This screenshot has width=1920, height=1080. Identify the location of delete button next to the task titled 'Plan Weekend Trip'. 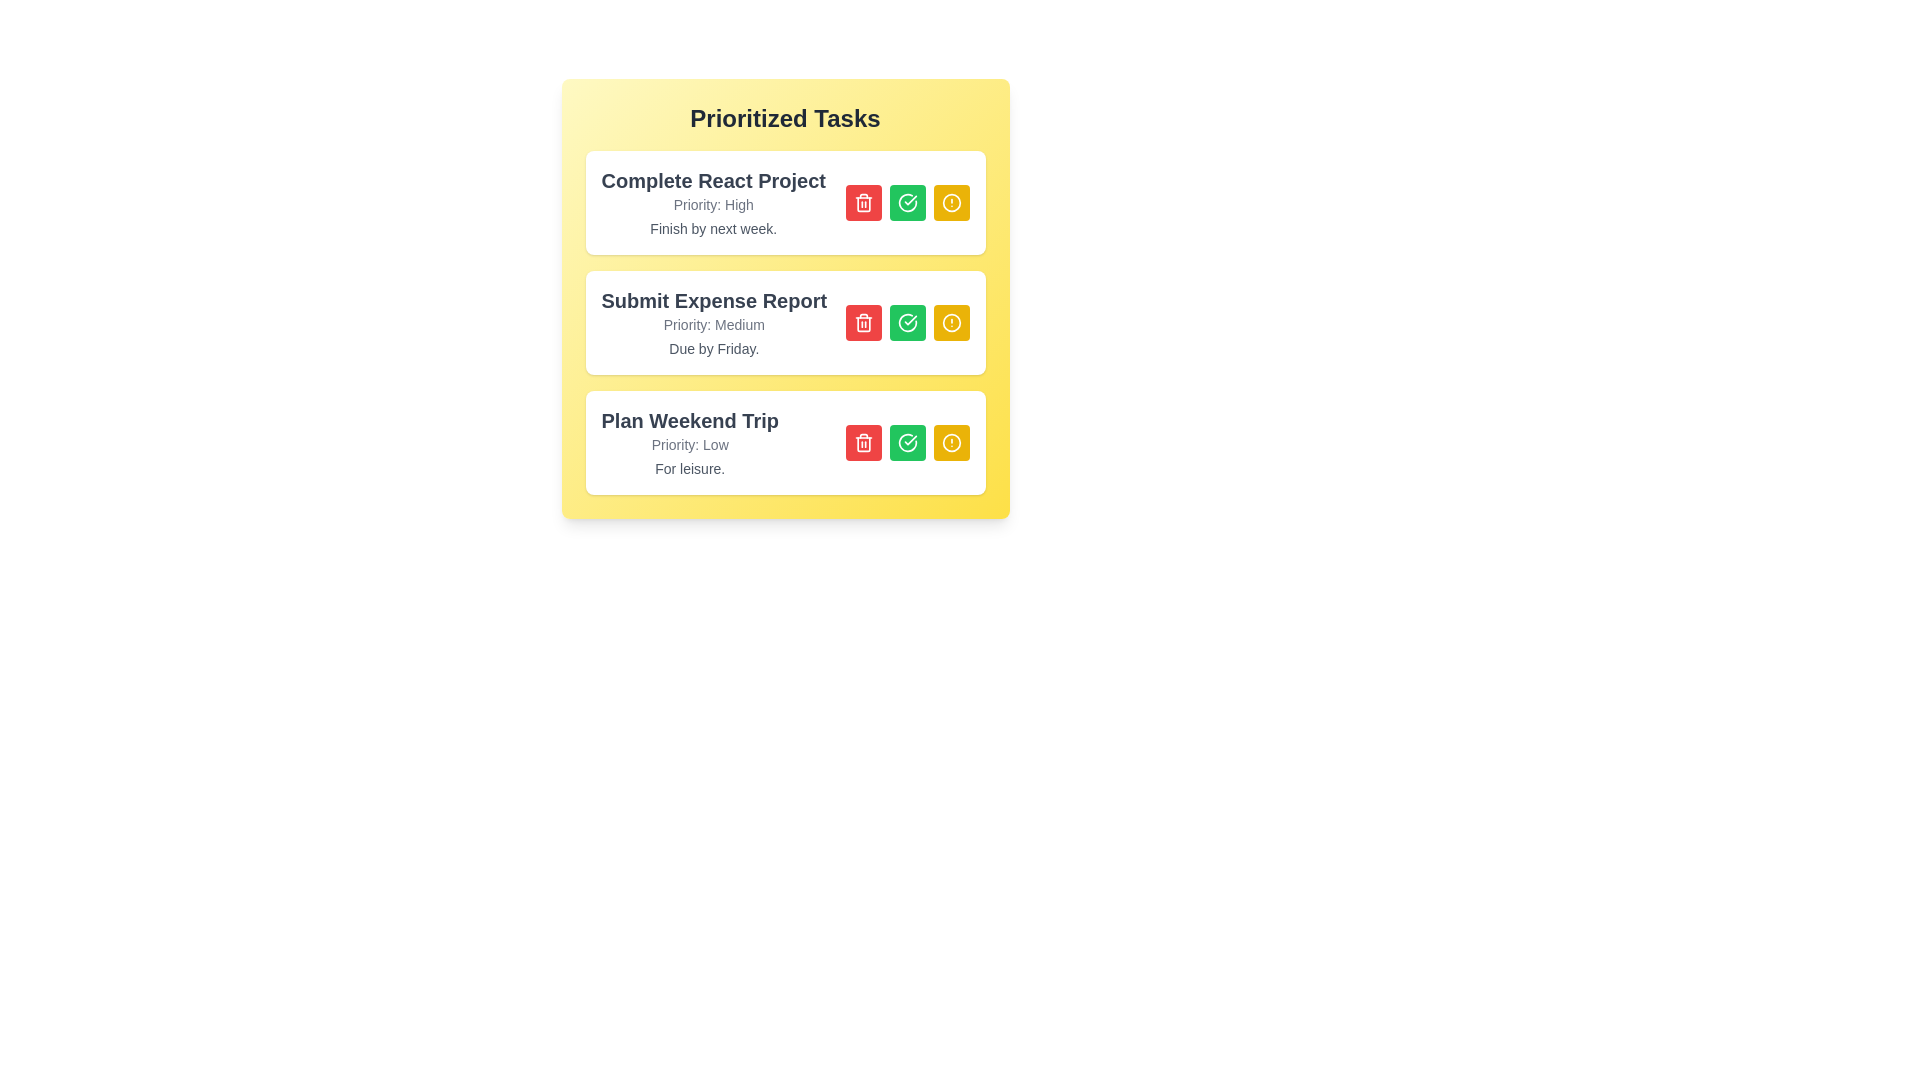
(863, 442).